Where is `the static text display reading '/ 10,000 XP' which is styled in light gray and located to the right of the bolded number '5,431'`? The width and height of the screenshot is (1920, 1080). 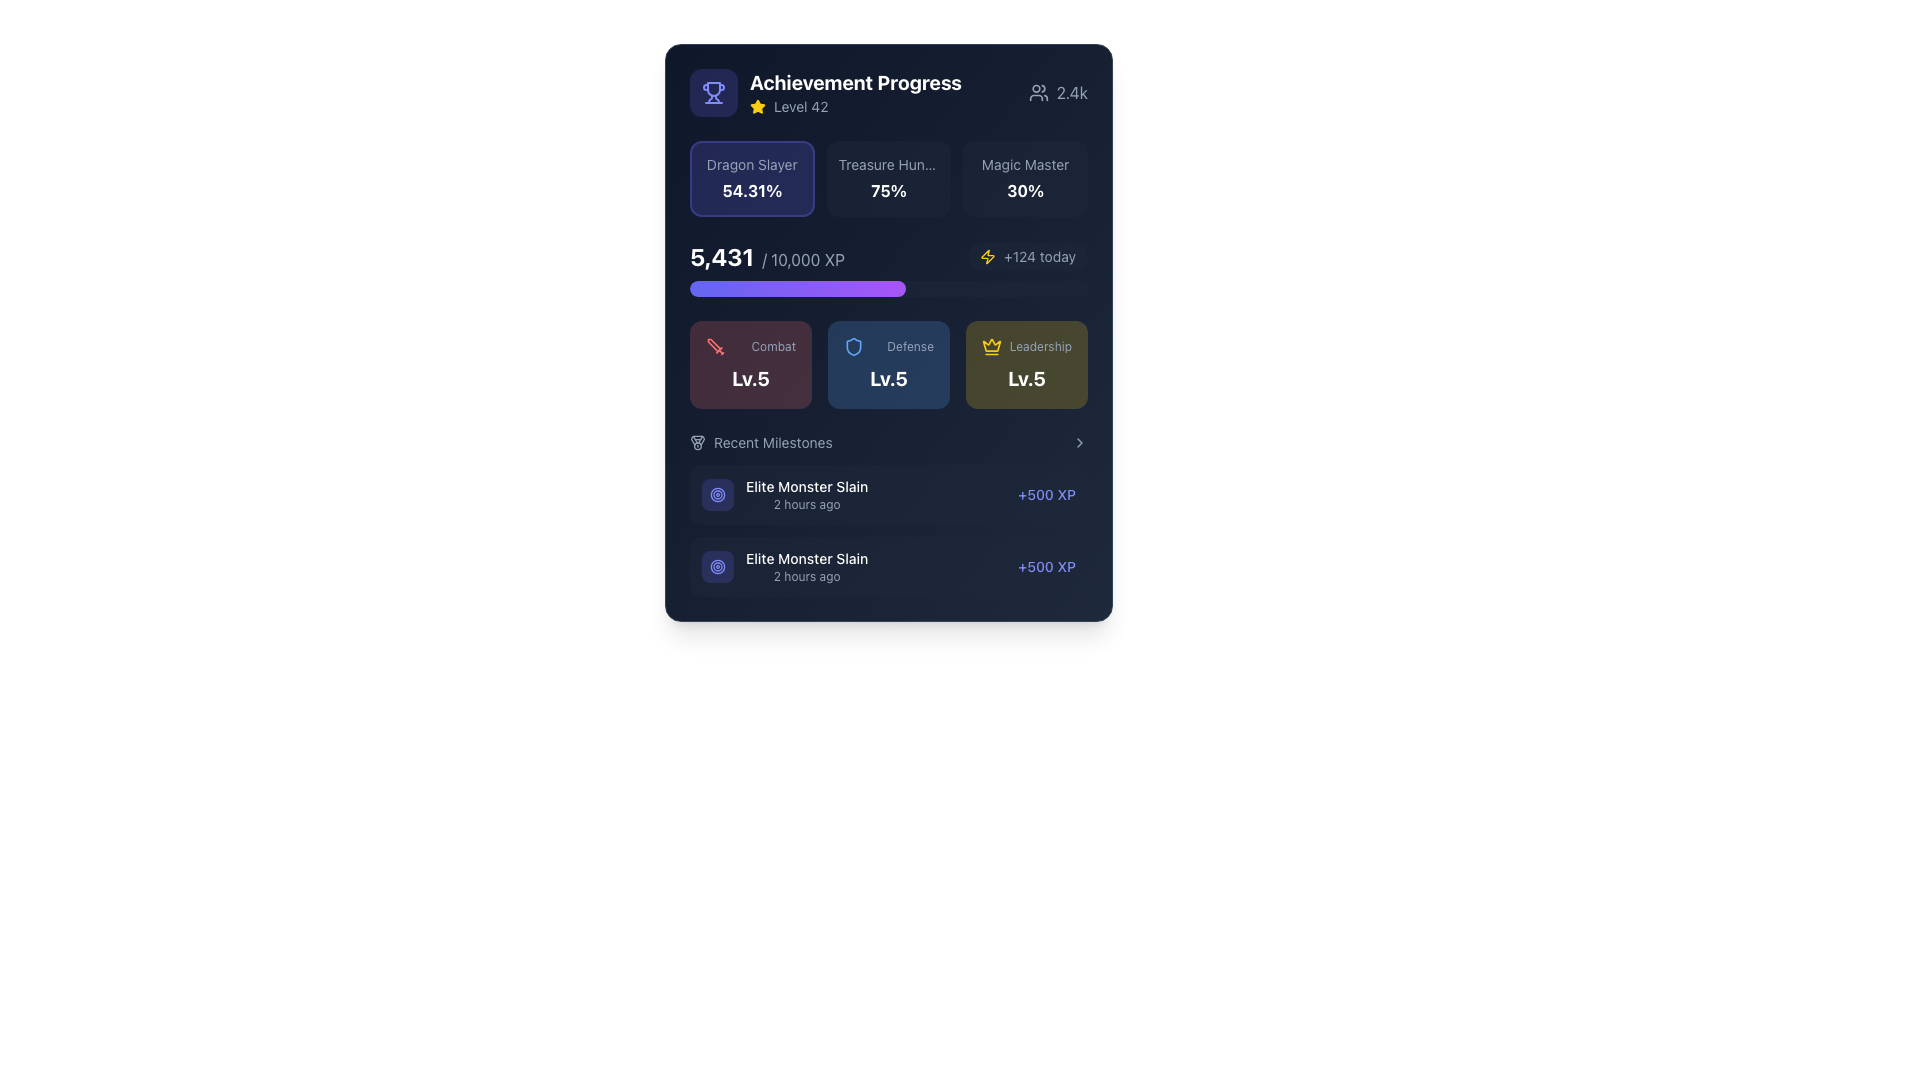
the static text display reading '/ 10,000 XP' which is styled in light gray and located to the right of the bolded number '5,431' is located at coordinates (803, 258).